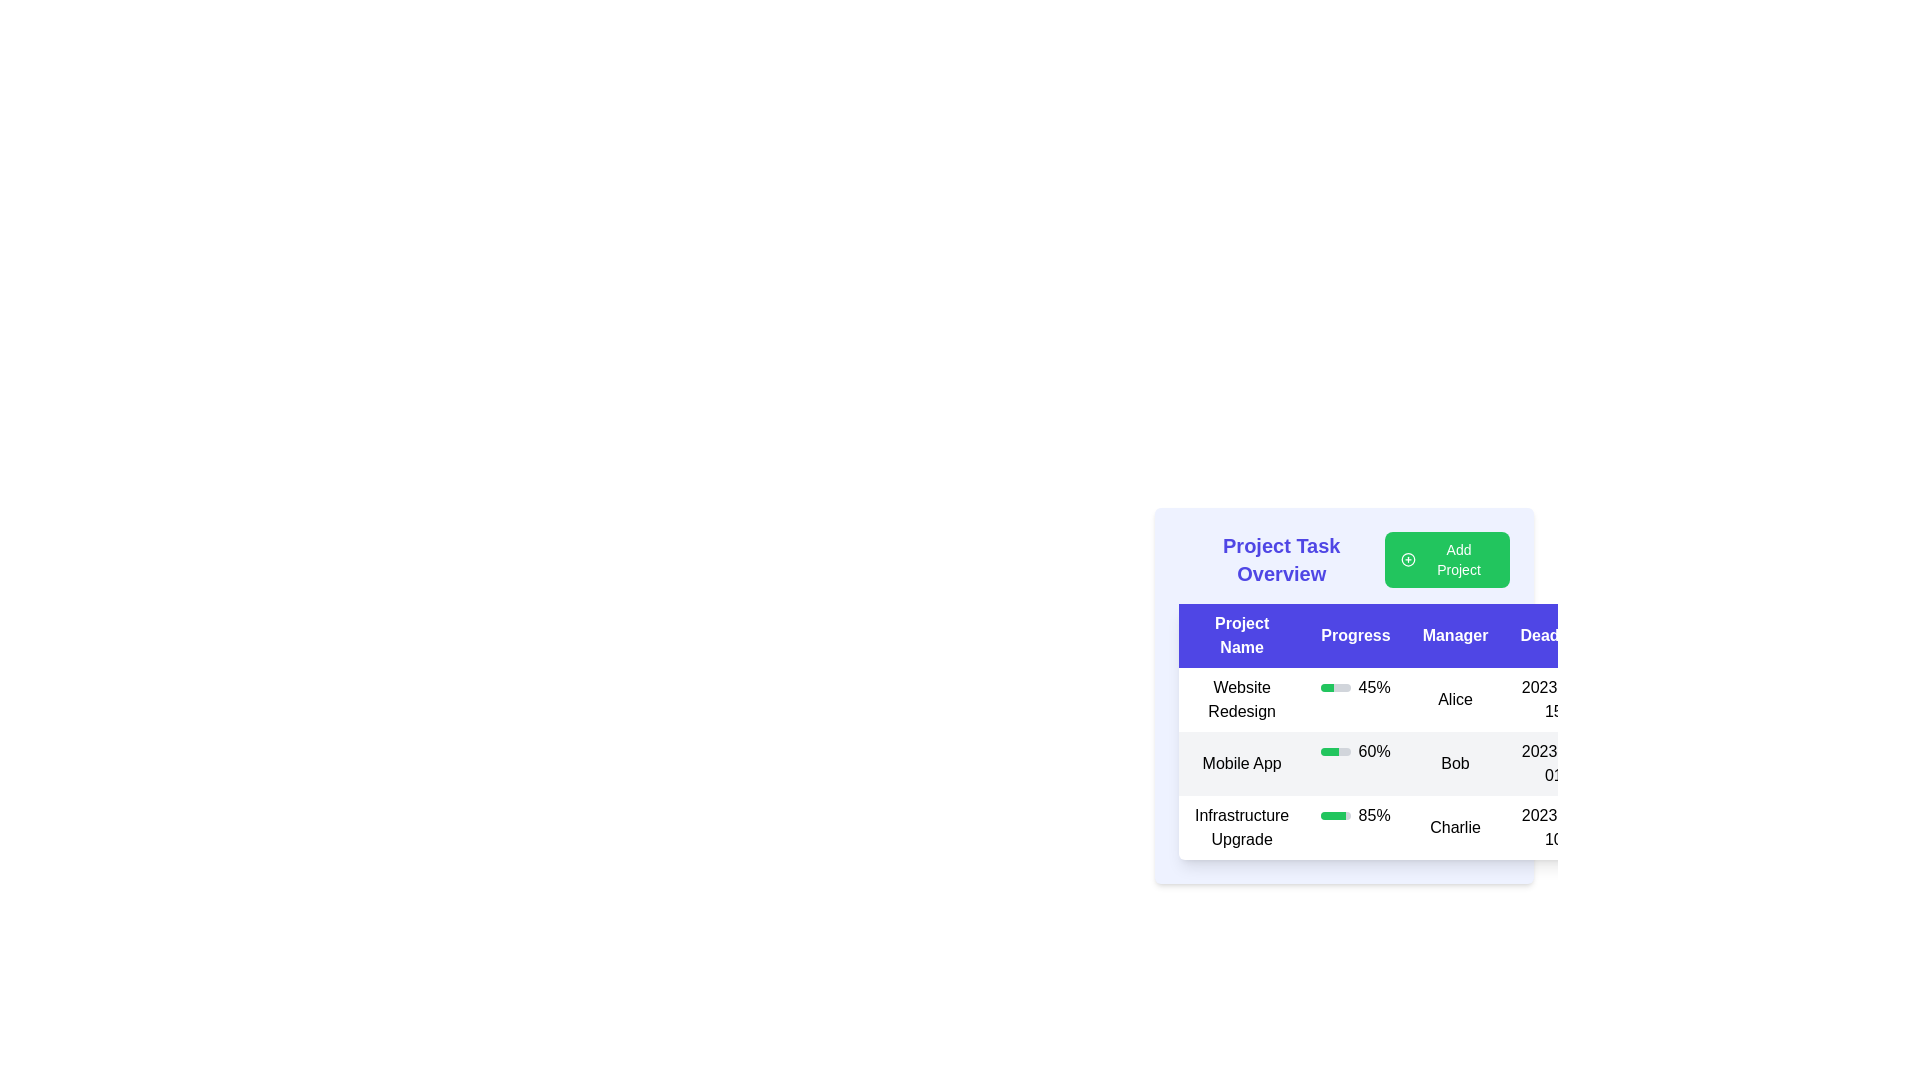  What do you see at coordinates (1407, 559) in the screenshot?
I see `the decorative circle element located centrally within the 'Add Project' button in the header of the 'Project Task Overview' table` at bounding box center [1407, 559].